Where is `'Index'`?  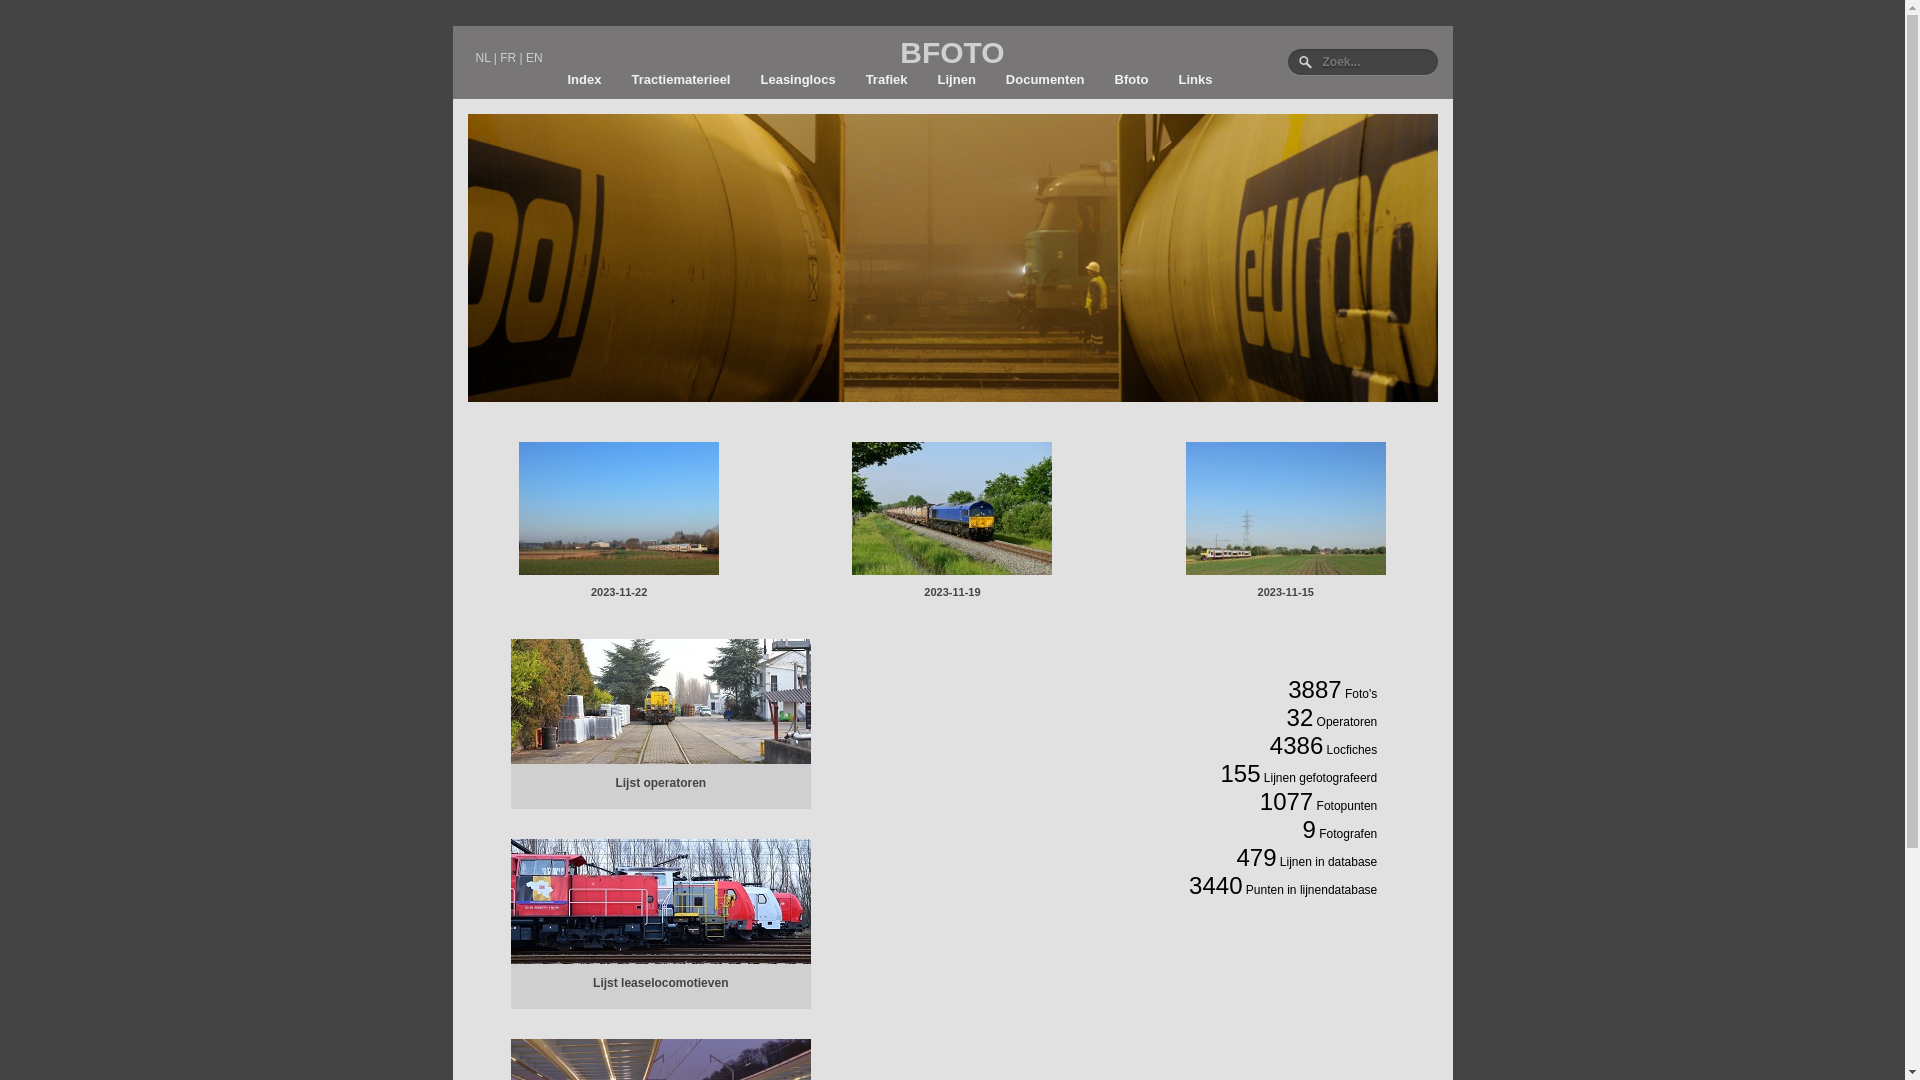
'Index' is located at coordinates (583, 78).